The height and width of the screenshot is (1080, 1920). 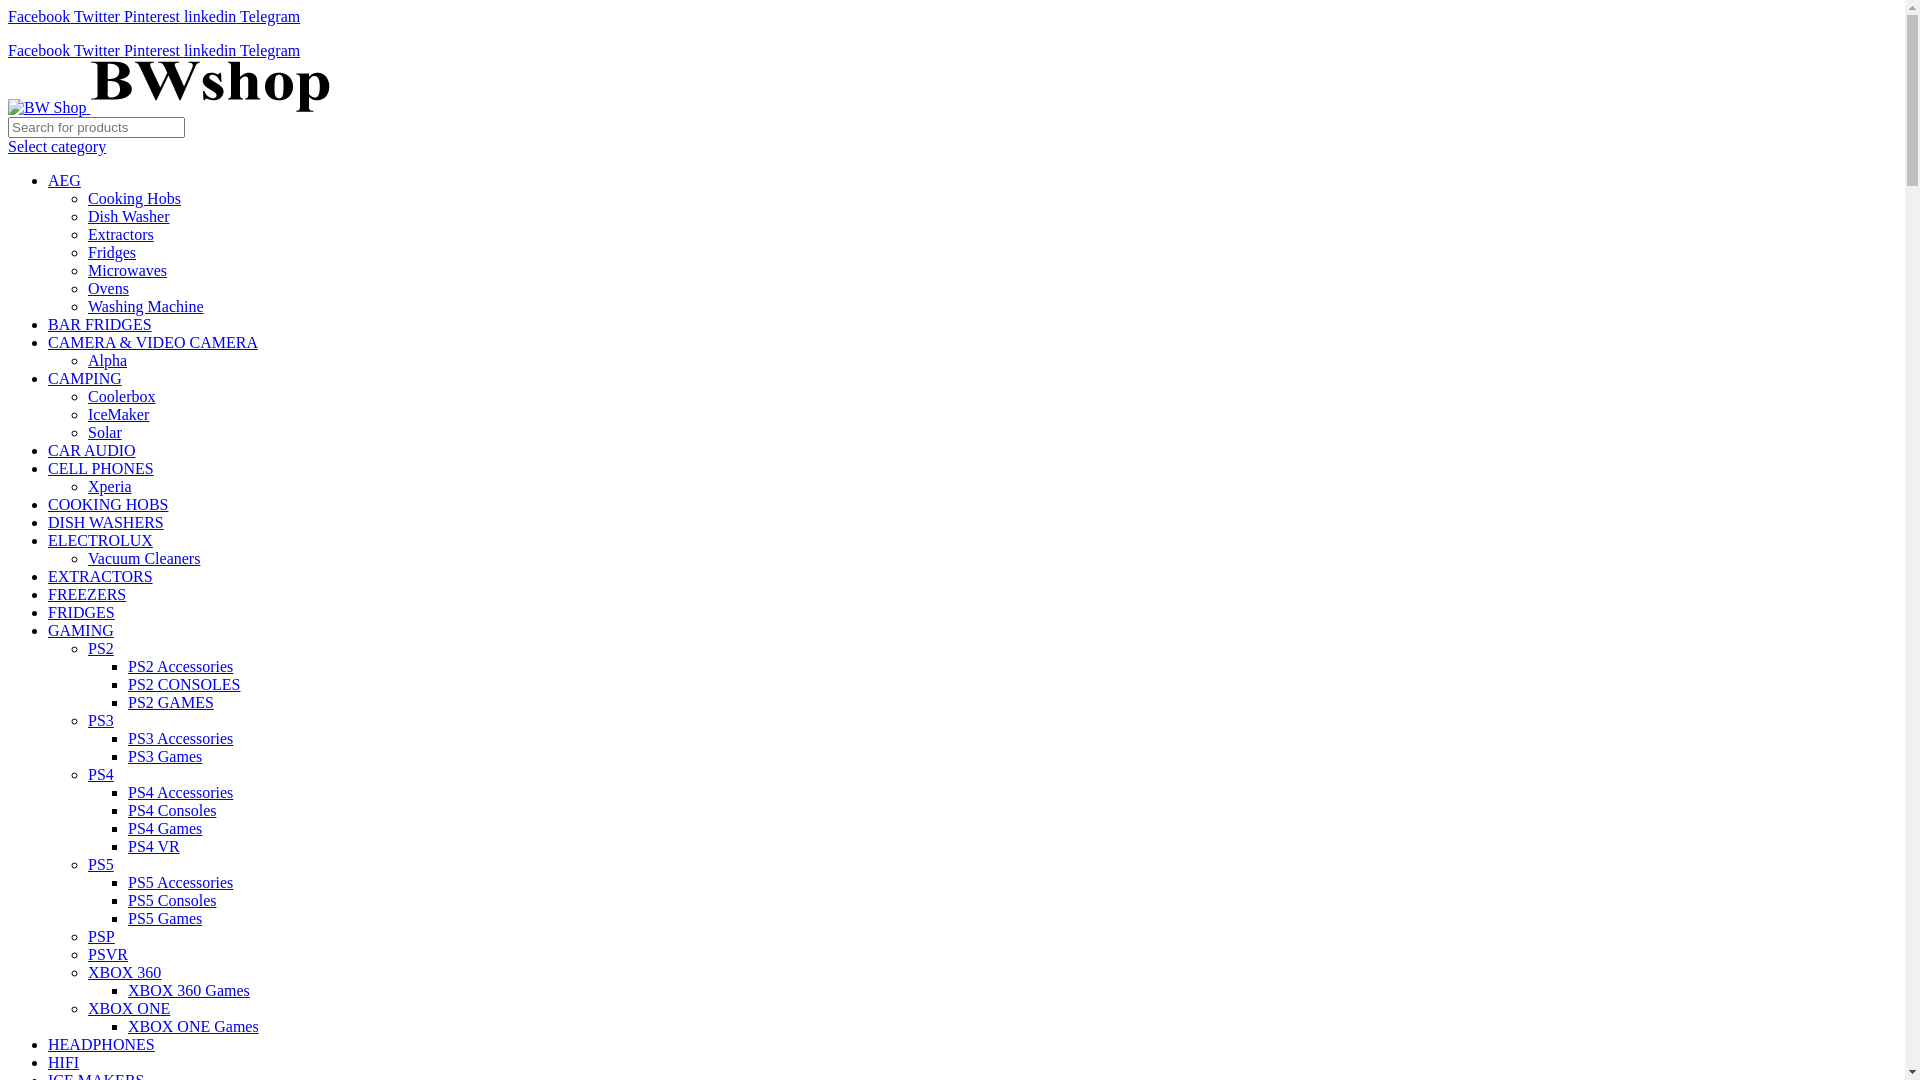 I want to click on 'Xperia', so click(x=109, y=486).